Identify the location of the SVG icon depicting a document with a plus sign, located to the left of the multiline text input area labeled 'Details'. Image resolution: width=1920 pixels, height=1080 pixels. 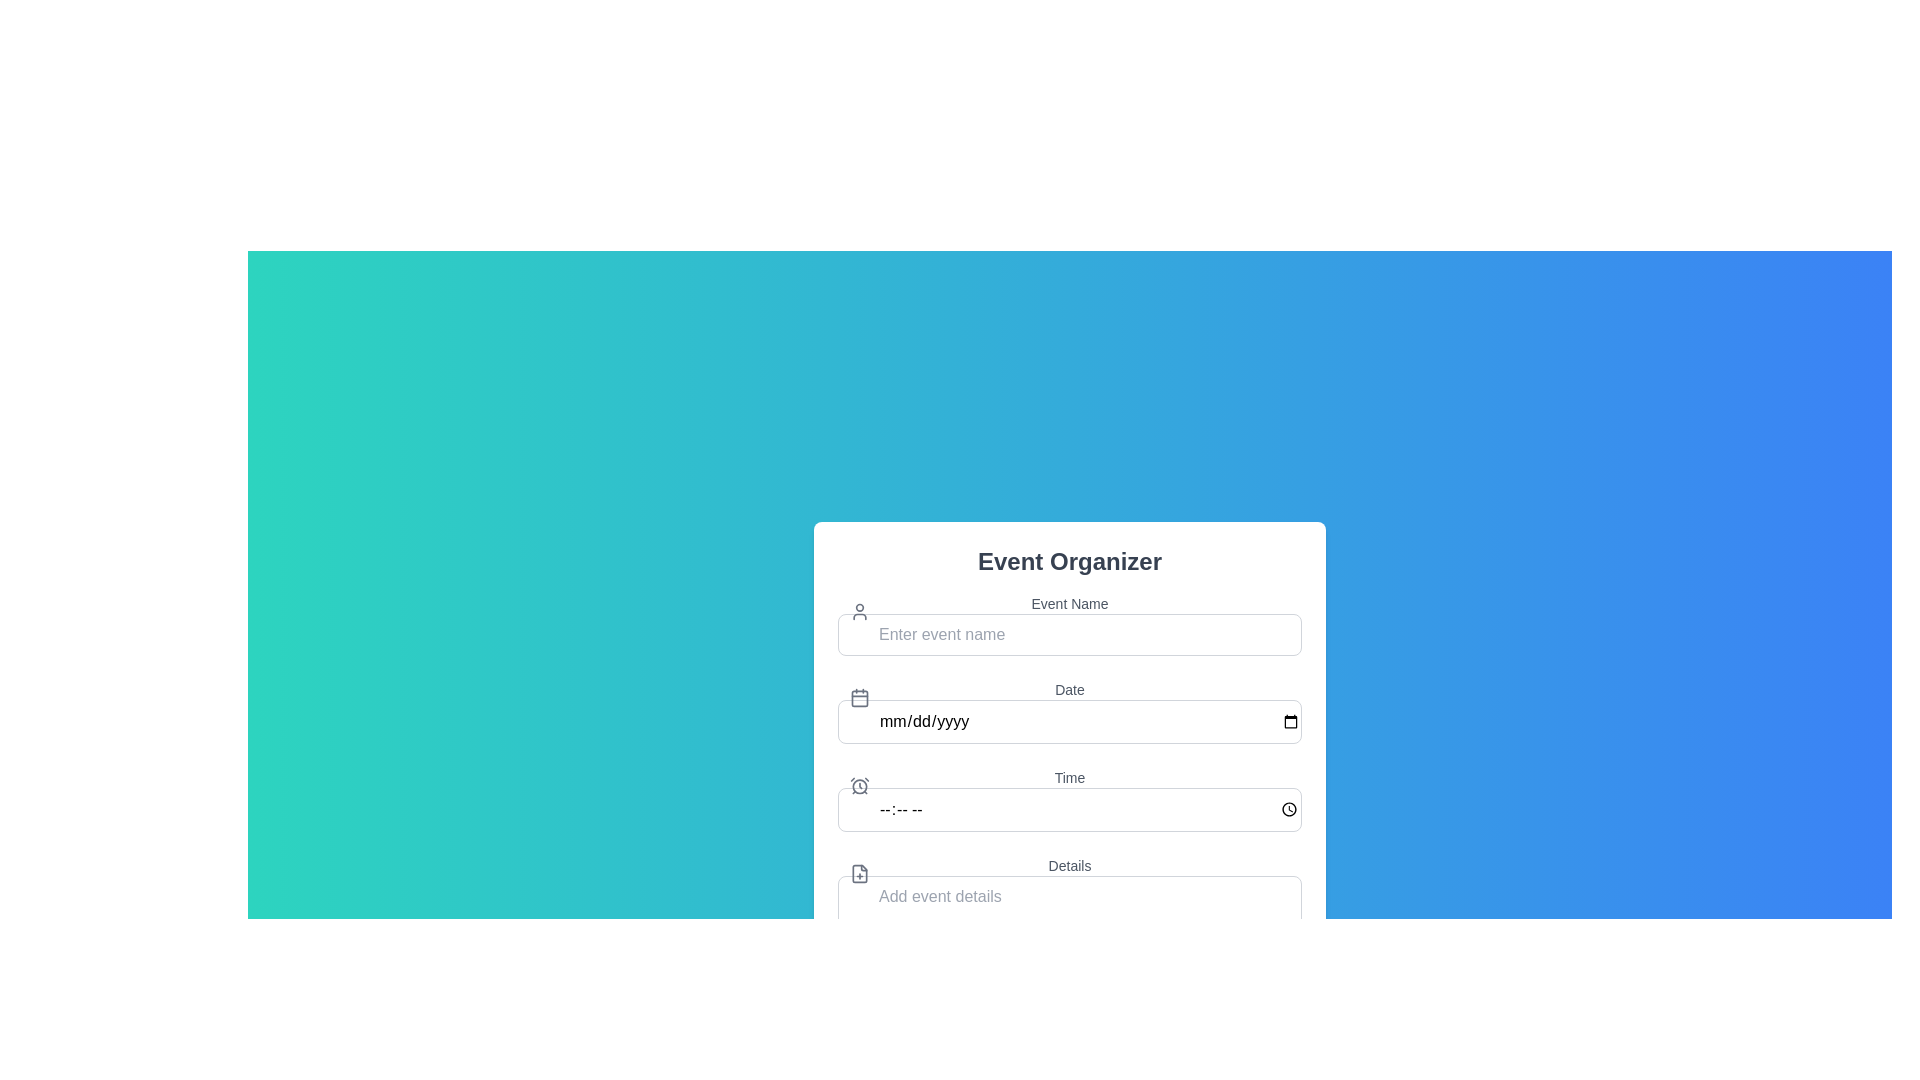
(859, 872).